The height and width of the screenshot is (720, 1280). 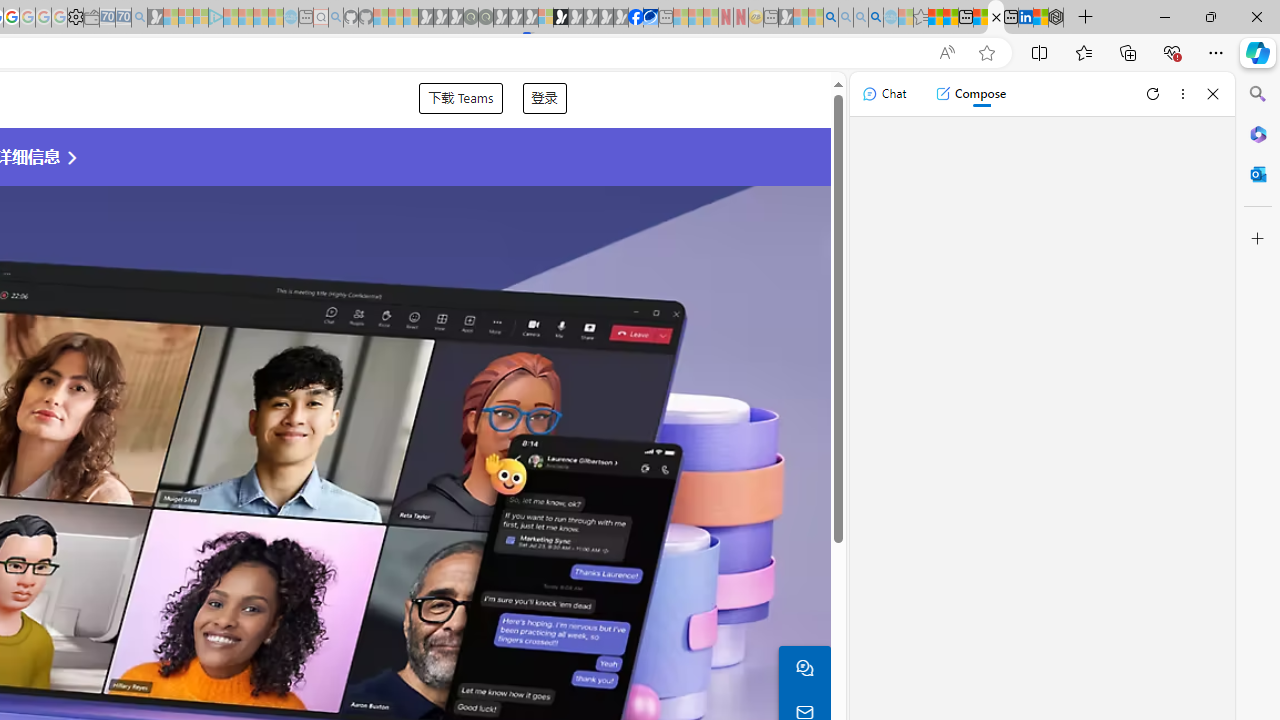 What do you see at coordinates (876, 17) in the screenshot?
I see `'Google Chrome Internet Browser Download - Search Images'` at bounding box center [876, 17].